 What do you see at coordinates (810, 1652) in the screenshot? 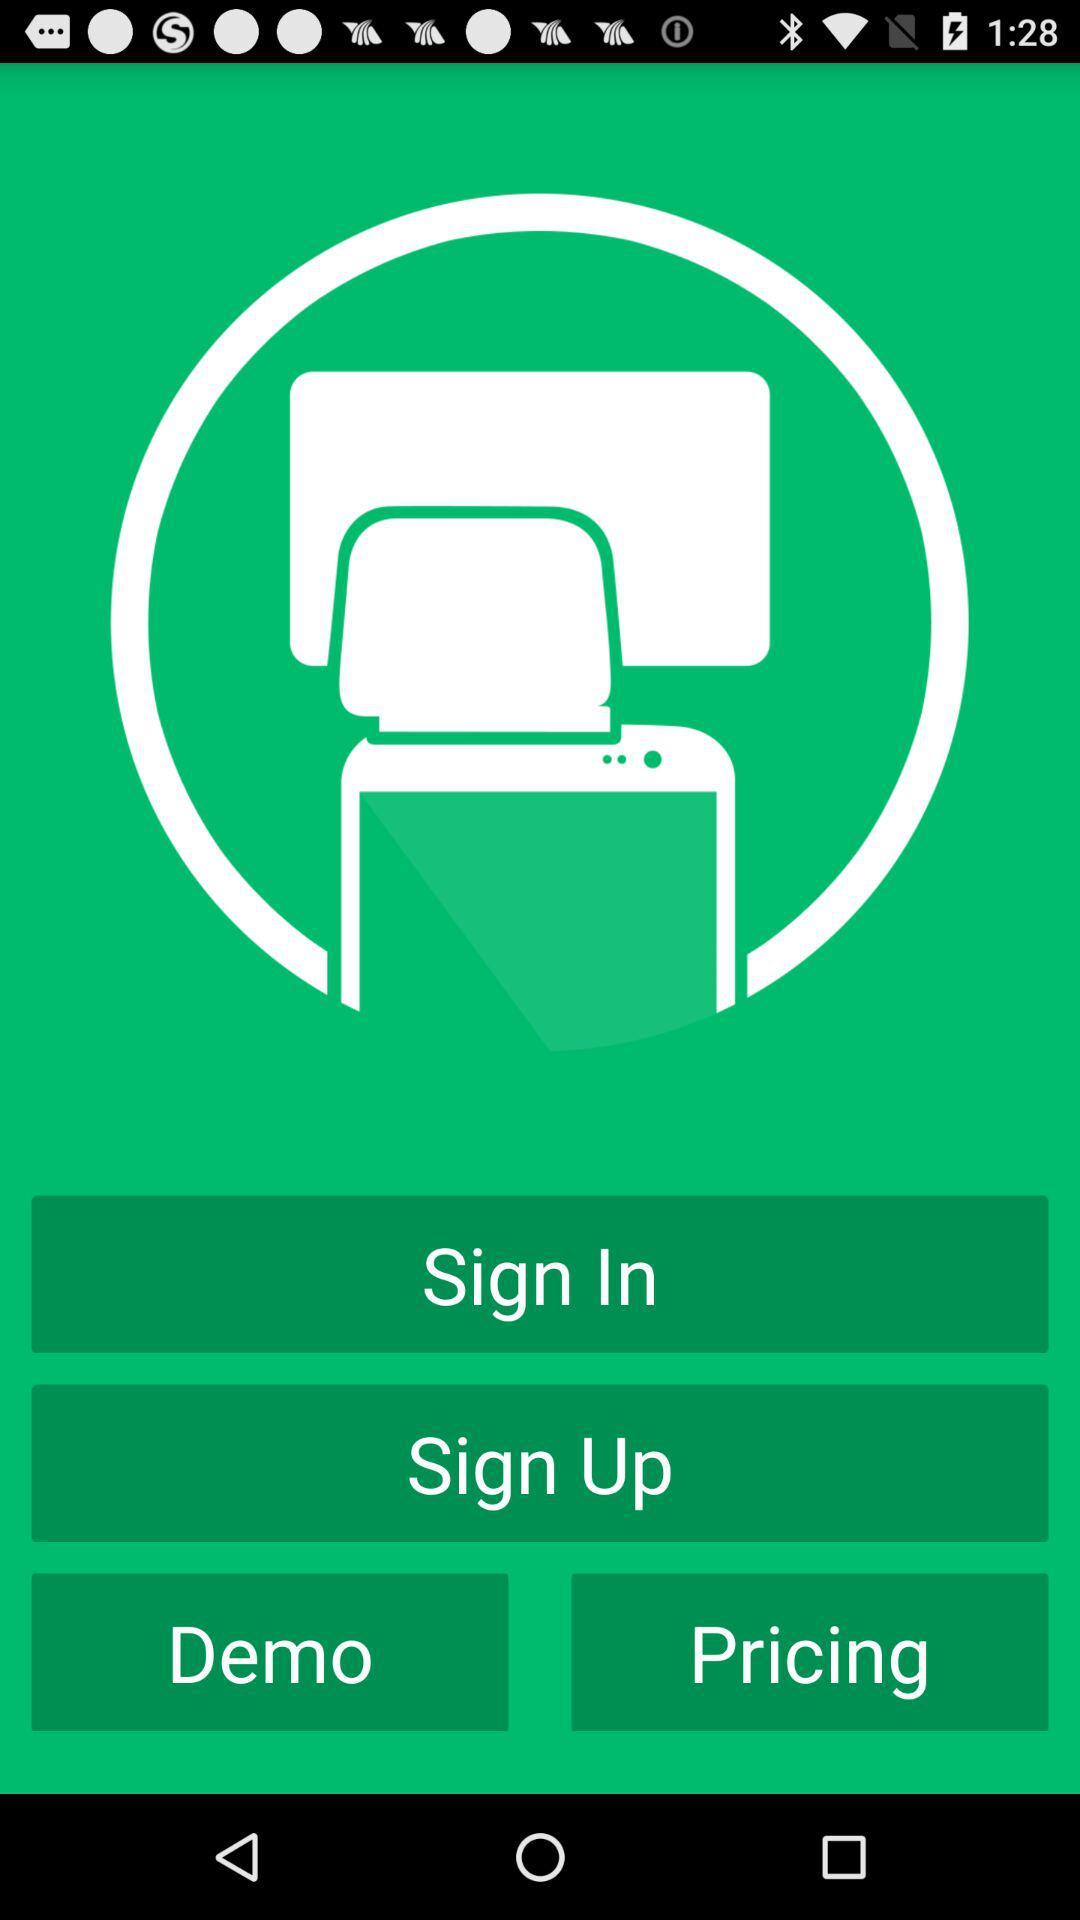
I see `the icon at the bottom right corner` at bounding box center [810, 1652].